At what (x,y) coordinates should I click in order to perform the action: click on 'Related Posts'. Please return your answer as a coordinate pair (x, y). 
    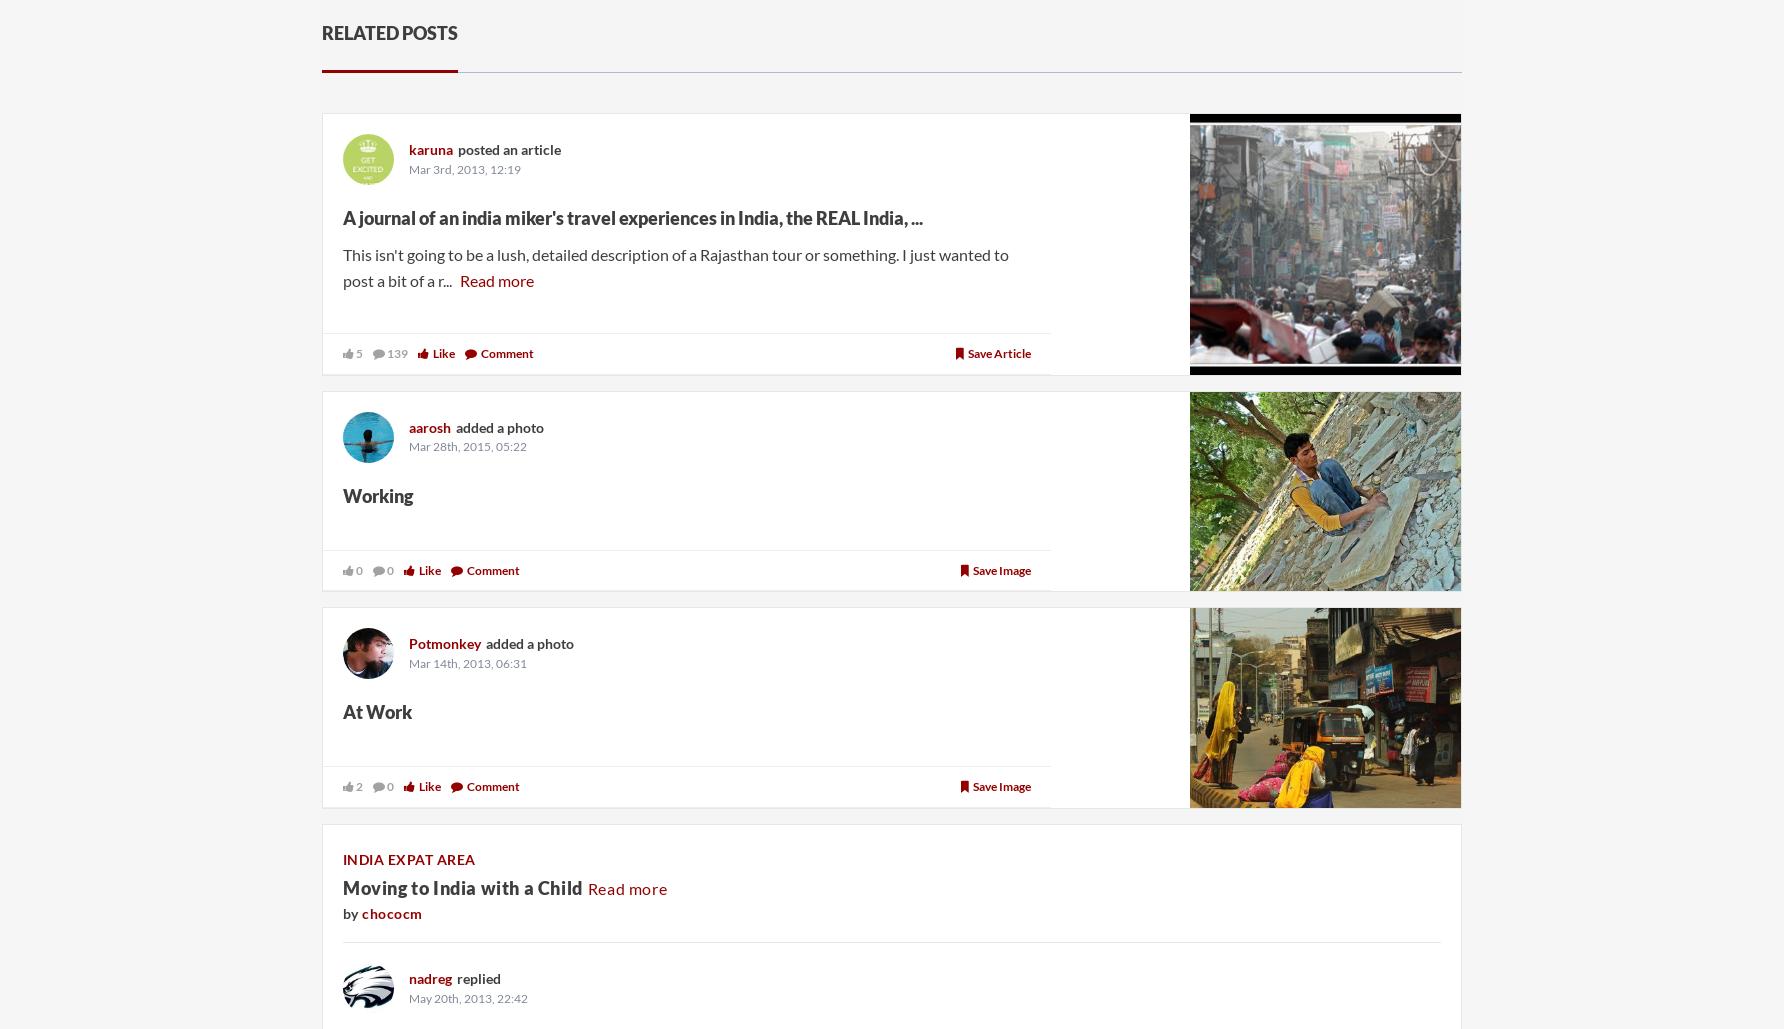
    Looking at the image, I should click on (388, 33).